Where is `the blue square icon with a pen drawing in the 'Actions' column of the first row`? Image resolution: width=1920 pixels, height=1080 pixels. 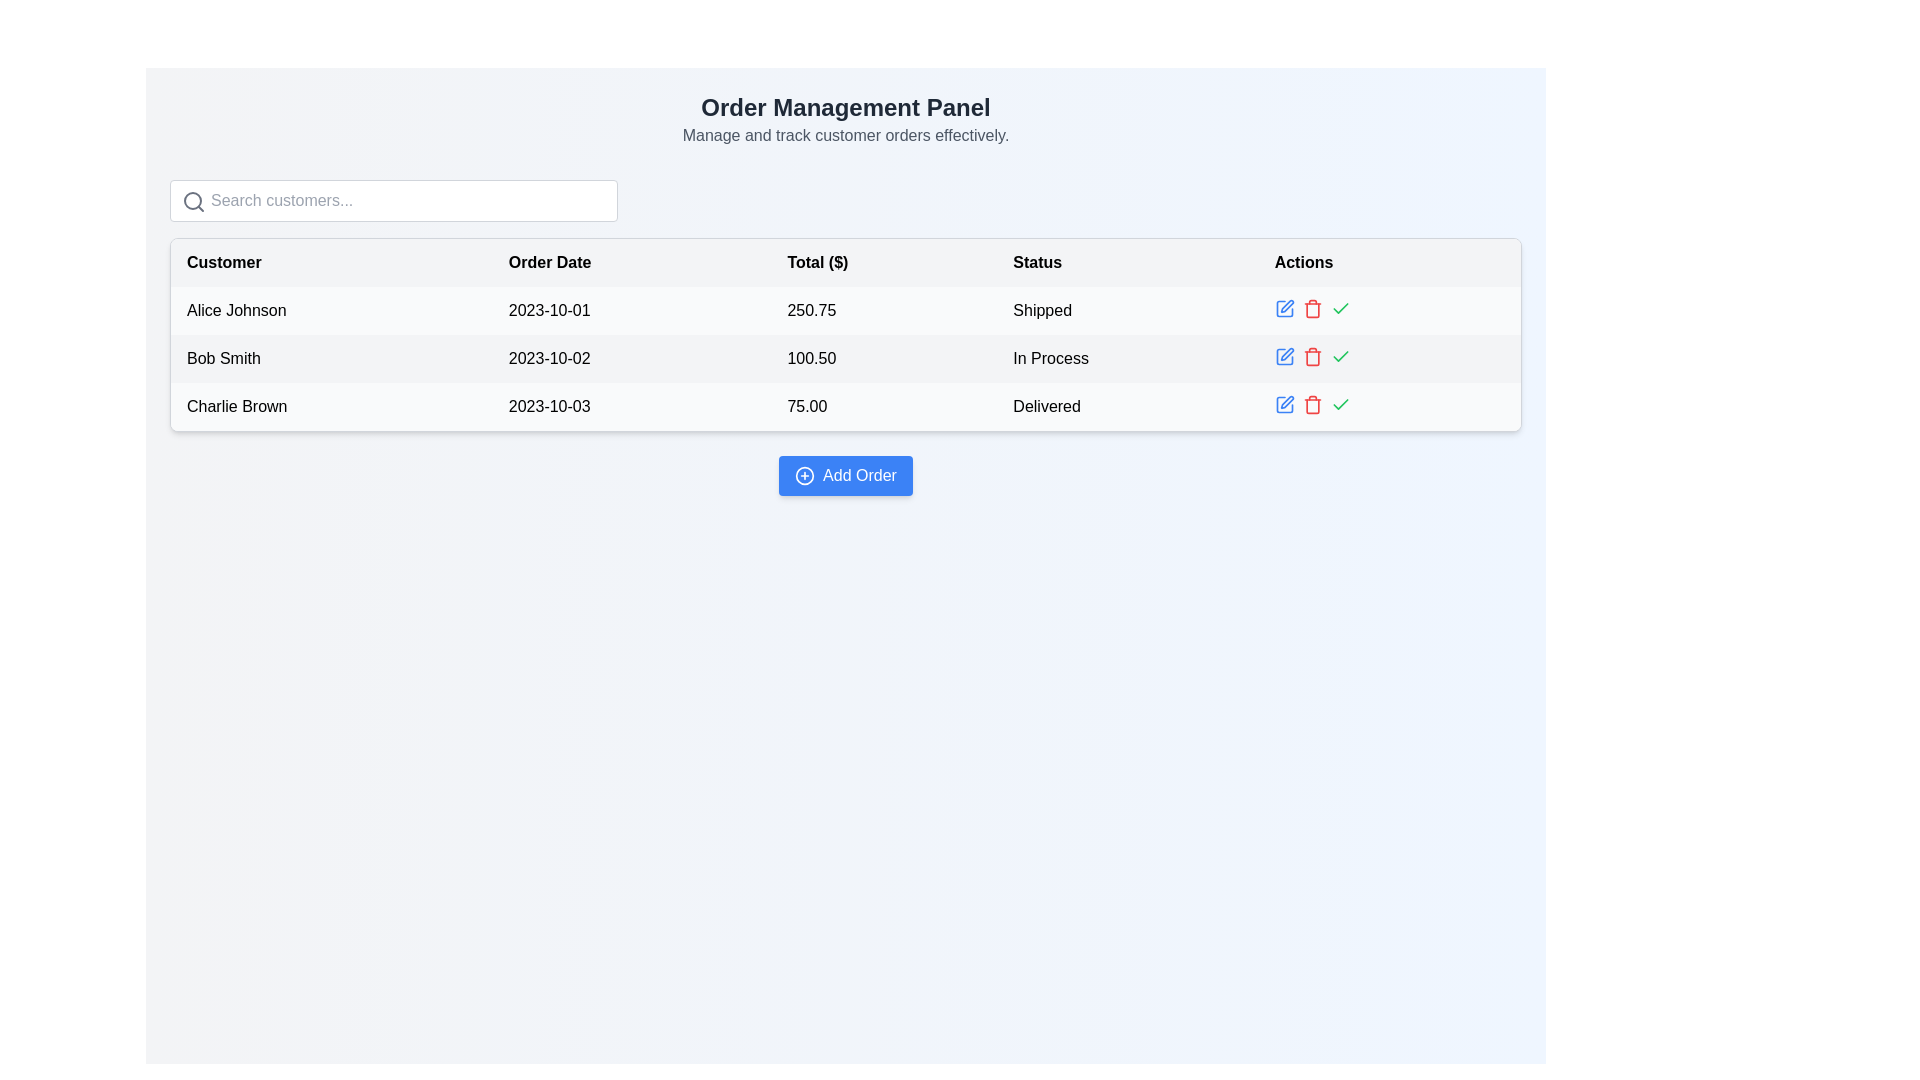
the blue square icon with a pen drawing in the 'Actions' column of the first row is located at coordinates (1284, 308).